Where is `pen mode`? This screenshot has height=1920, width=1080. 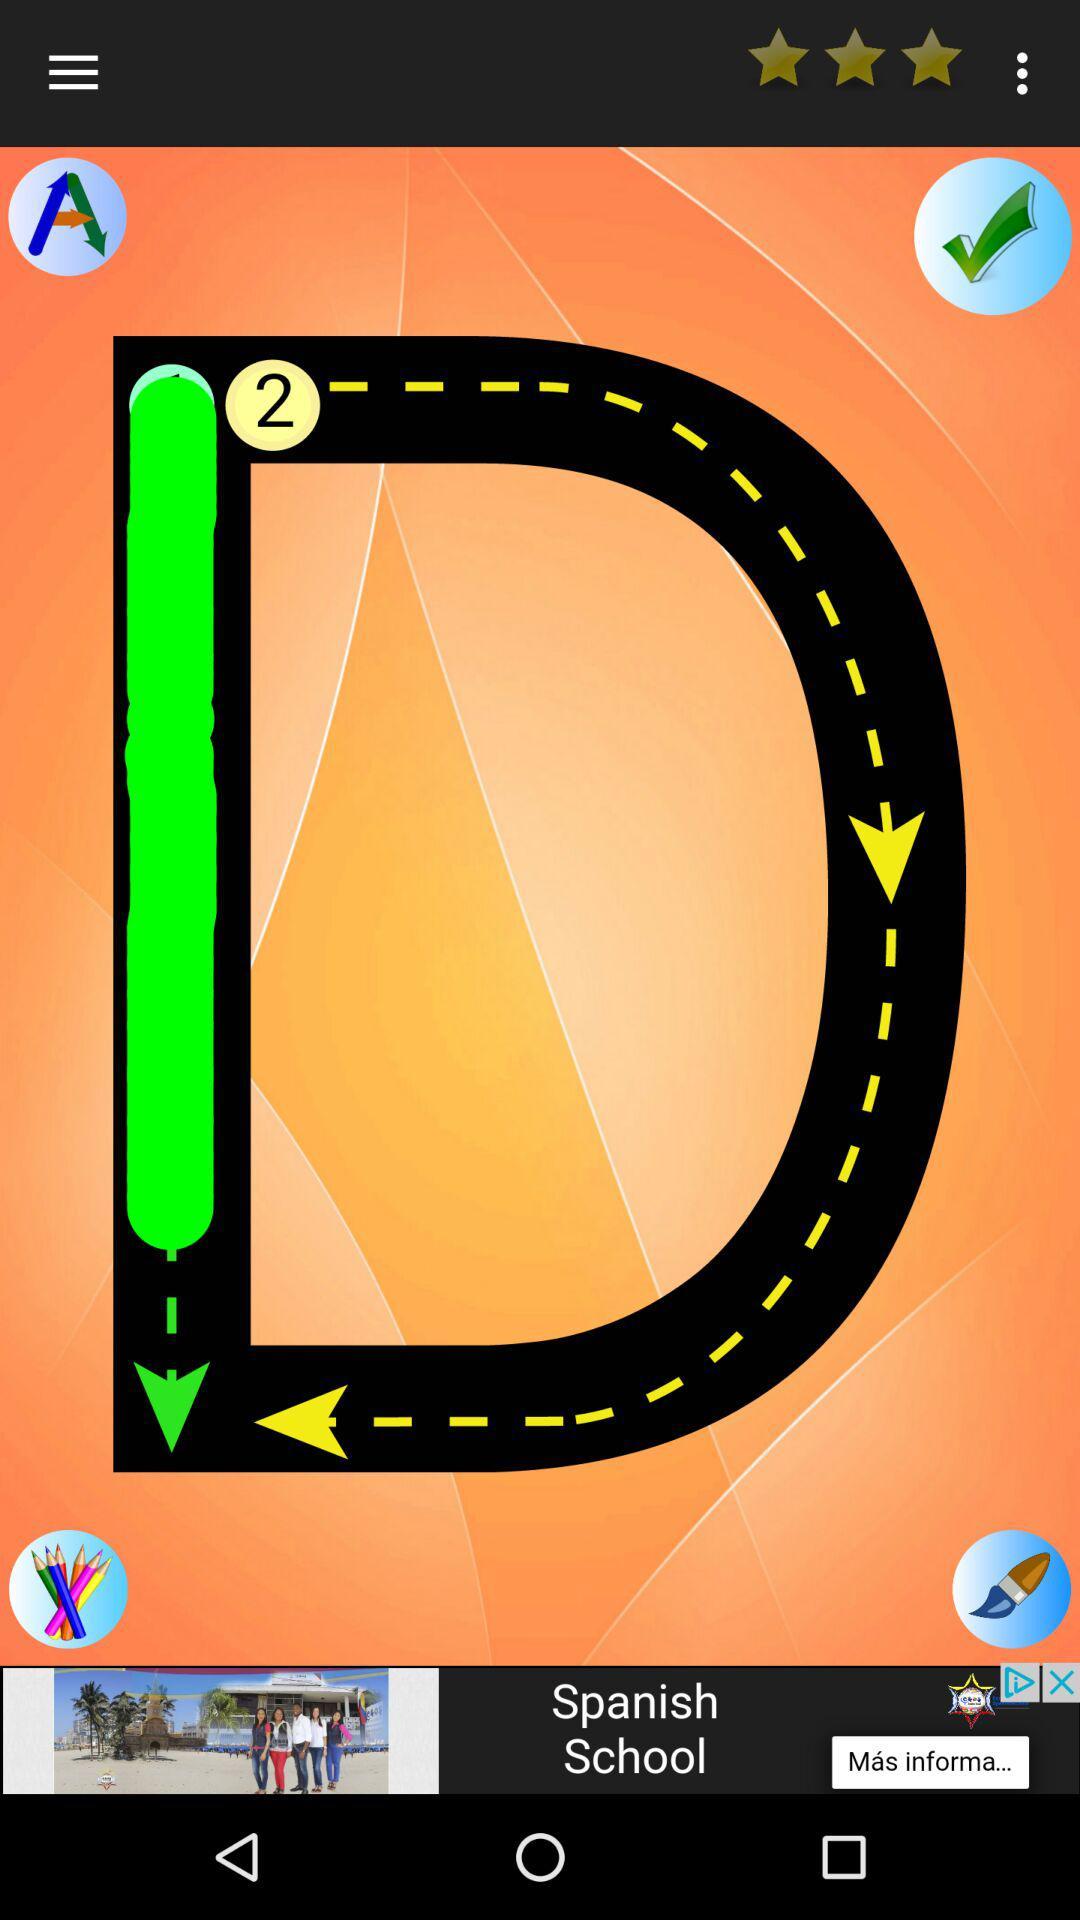
pen mode is located at coordinates (1011, 1588).